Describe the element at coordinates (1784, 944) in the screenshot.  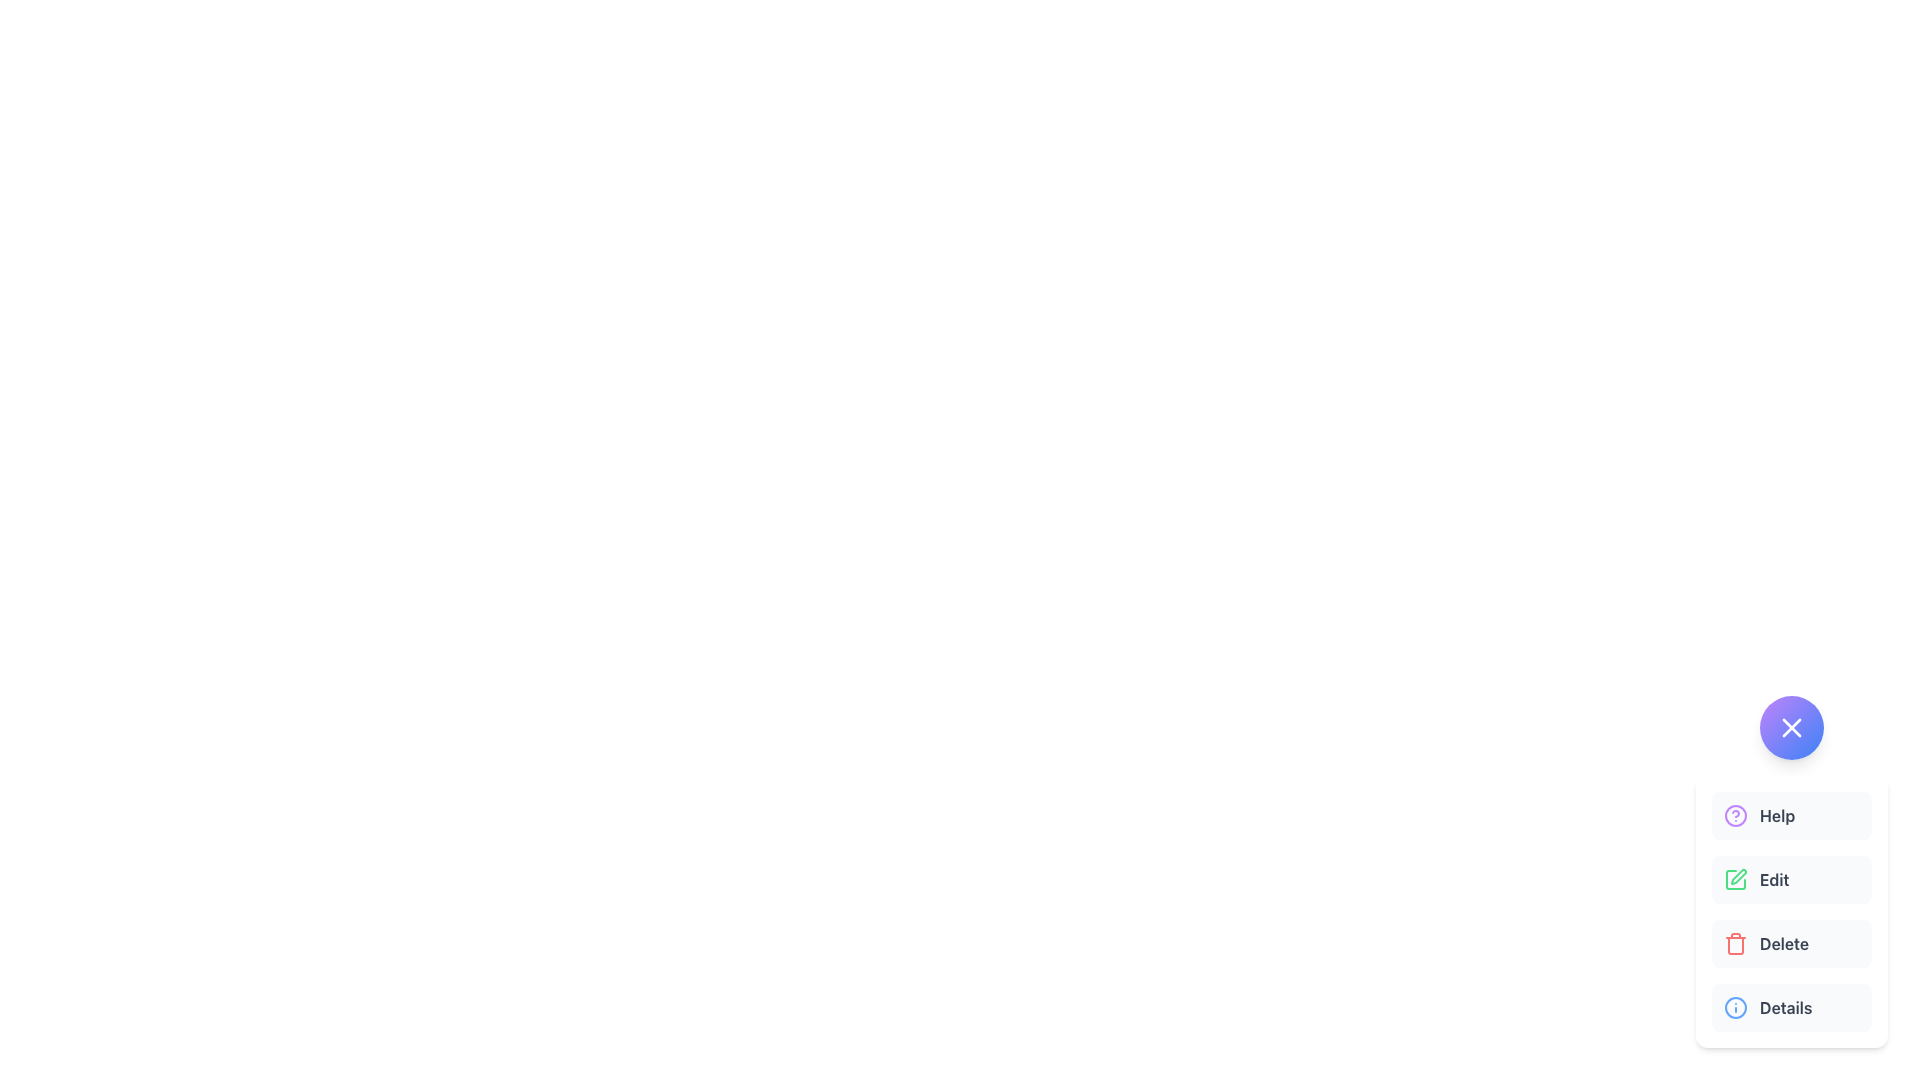
I see `the 'Delete' text label styled in bold gray font, located beneath the red trash can icon in the vertical menu` at that location.